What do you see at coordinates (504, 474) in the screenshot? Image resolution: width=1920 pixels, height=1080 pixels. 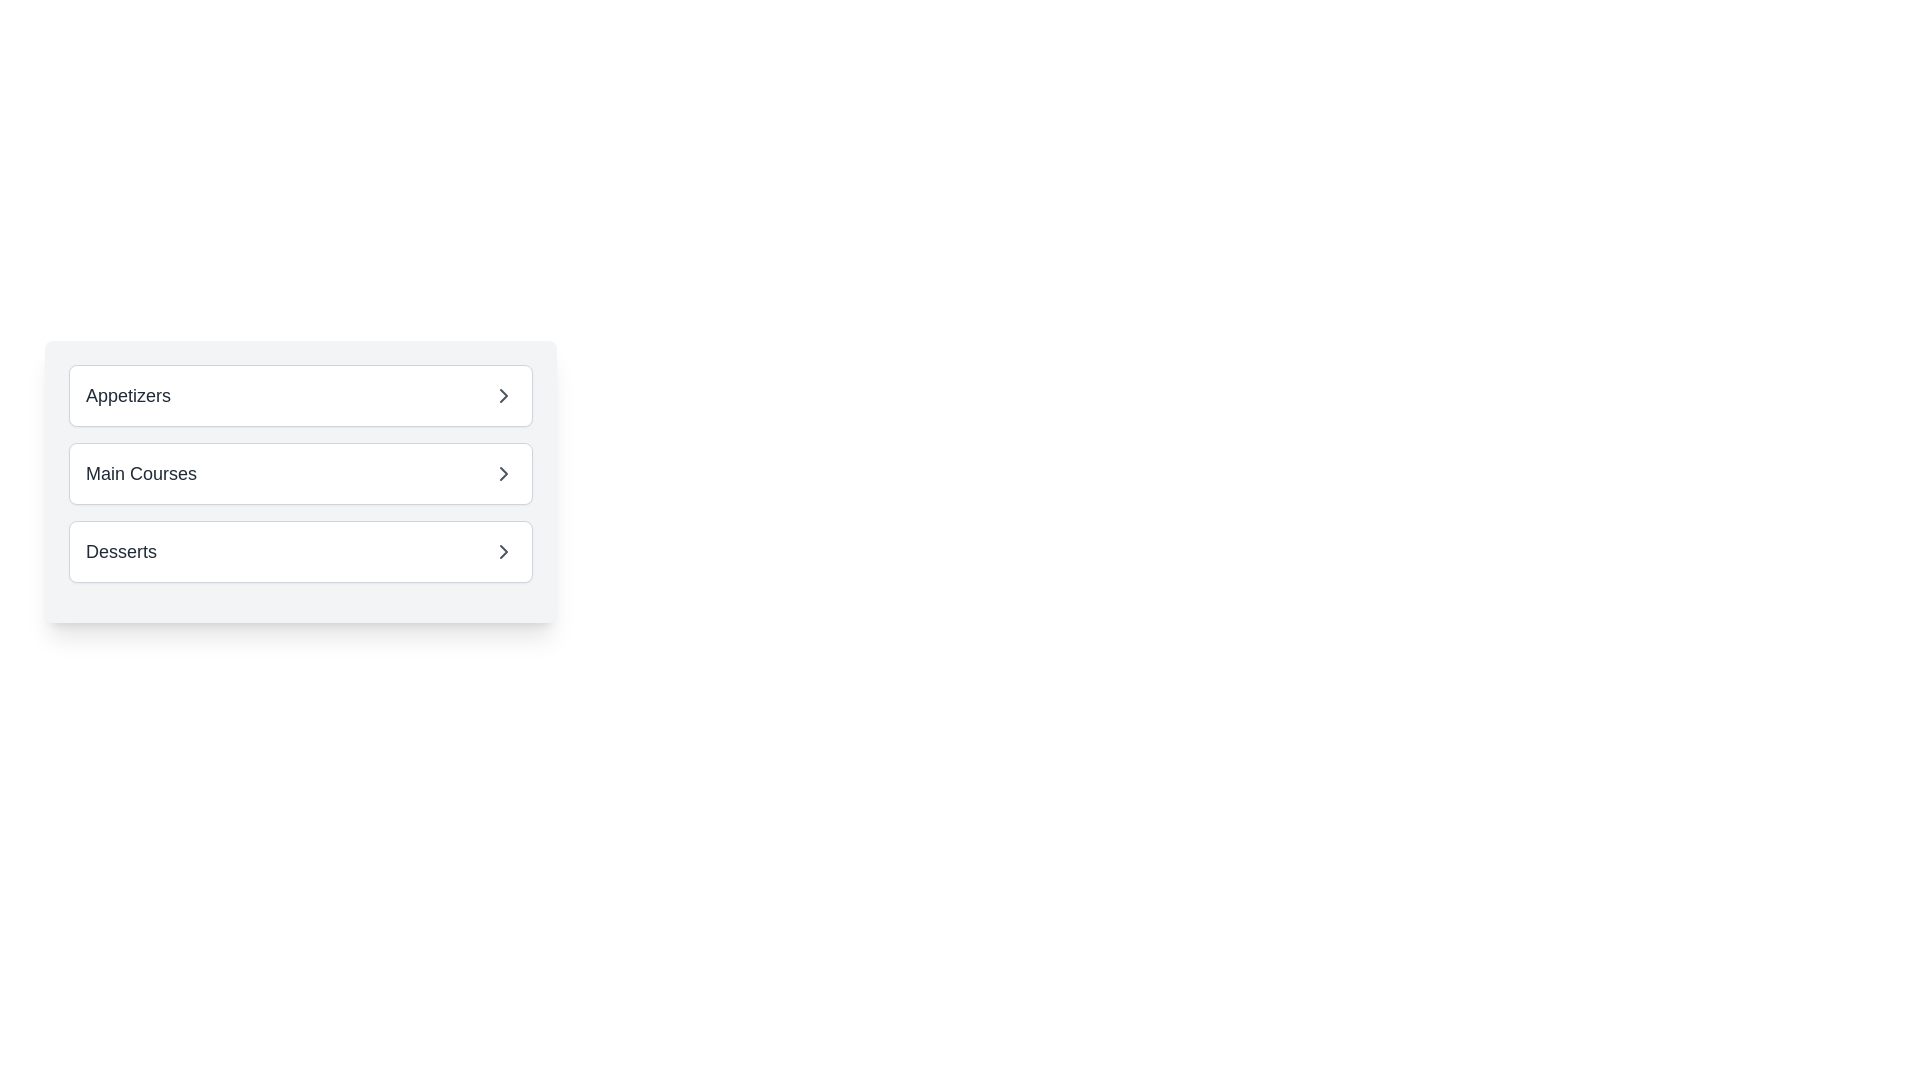 I see `the right-facing chevron icon located at the center-right side of the 'Main Courses' list entry to trigger possible visual feedback` at bounding box center [504, 474].